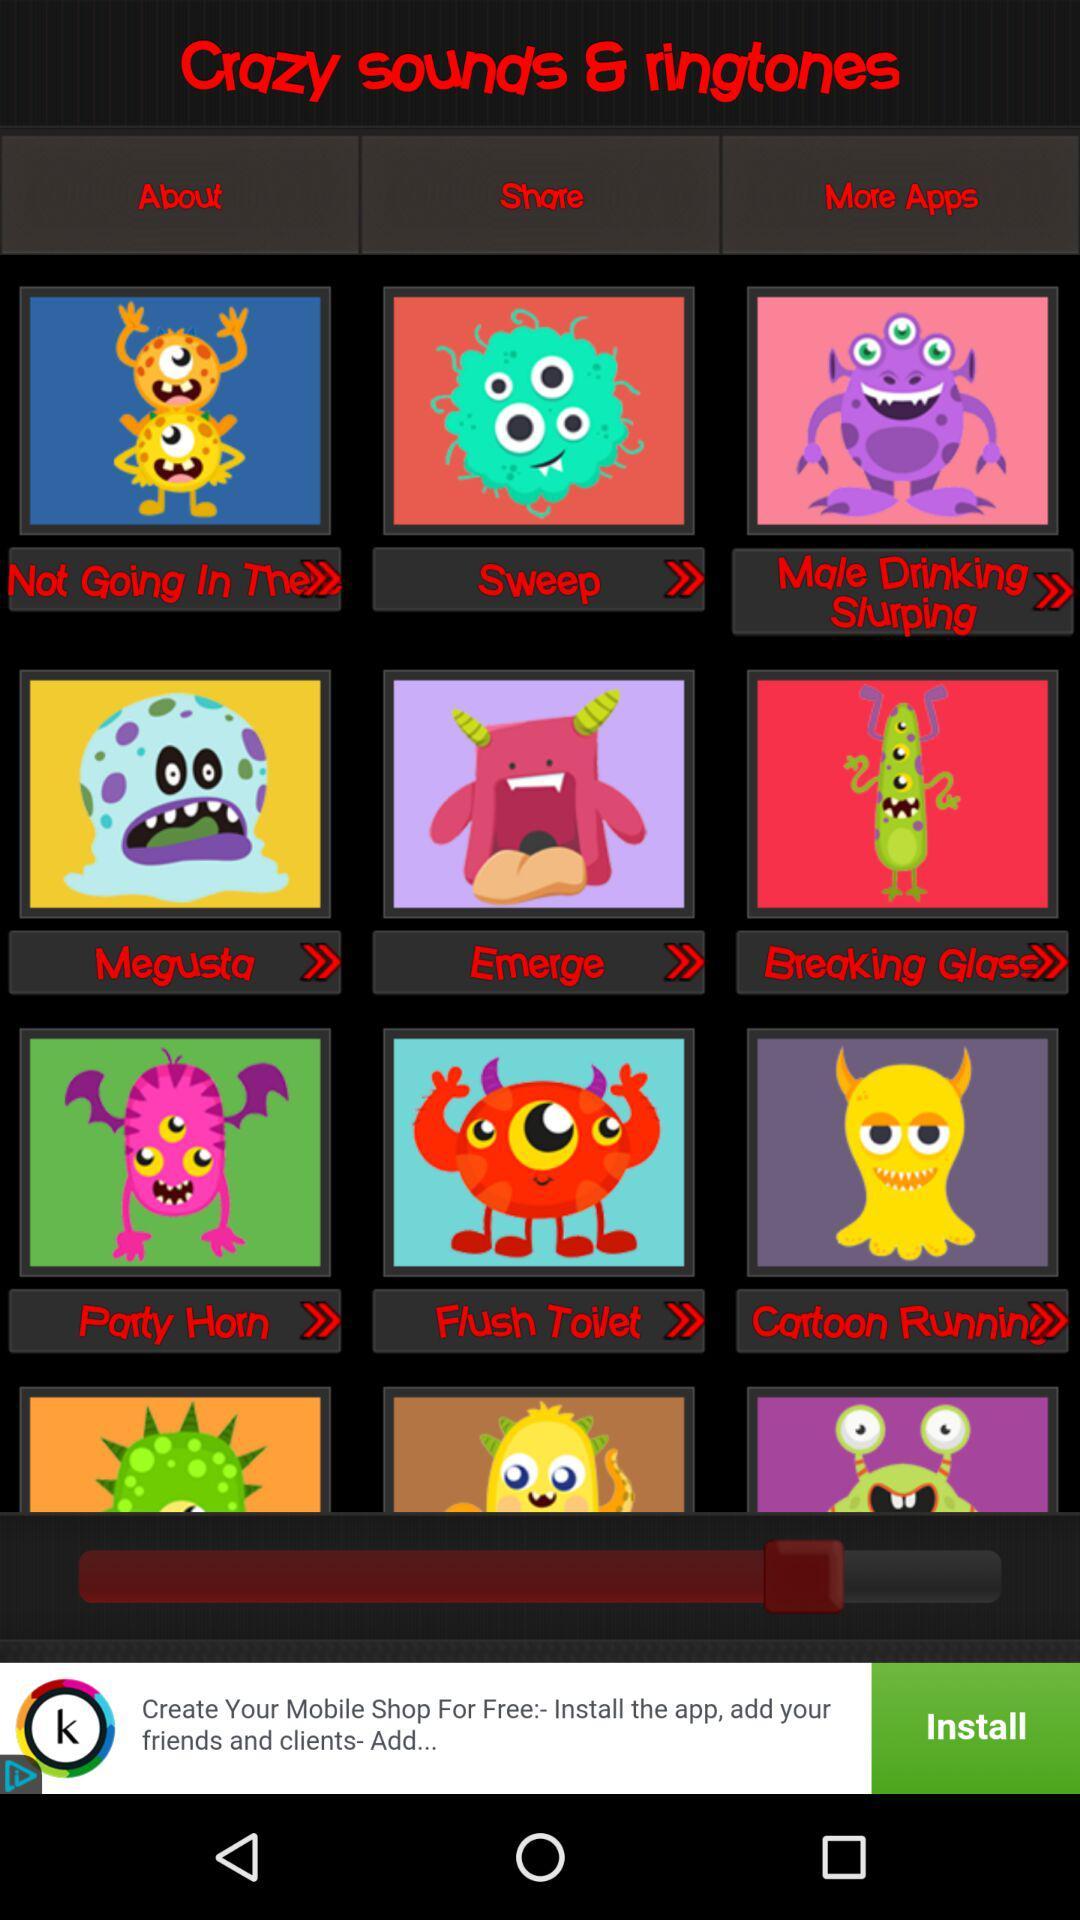  Describe the element at coordinates (537, 1154) in the screenshot. I see `flush ringtone` at that location.